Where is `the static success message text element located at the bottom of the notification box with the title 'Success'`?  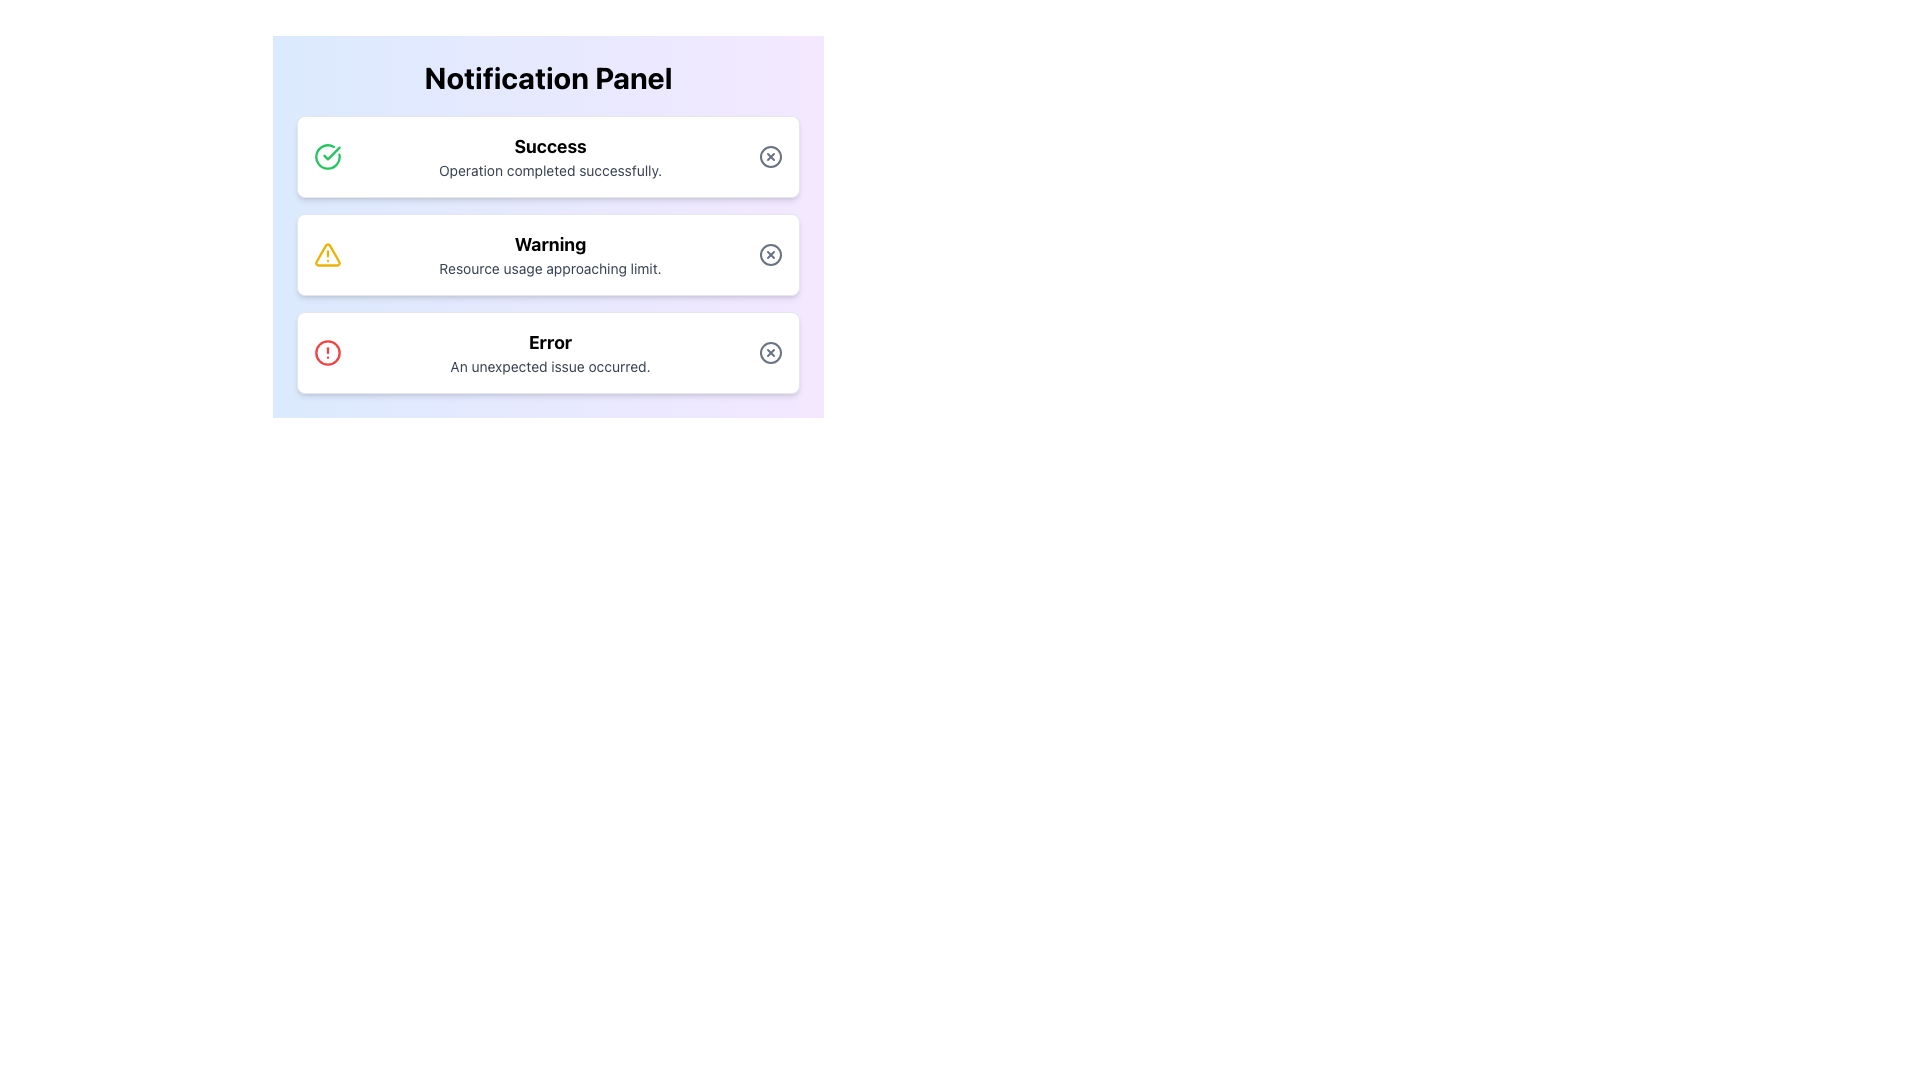
the static success message text element located at the bottom of the notification box with the title 'Success' is located at coordinates (550, 169).